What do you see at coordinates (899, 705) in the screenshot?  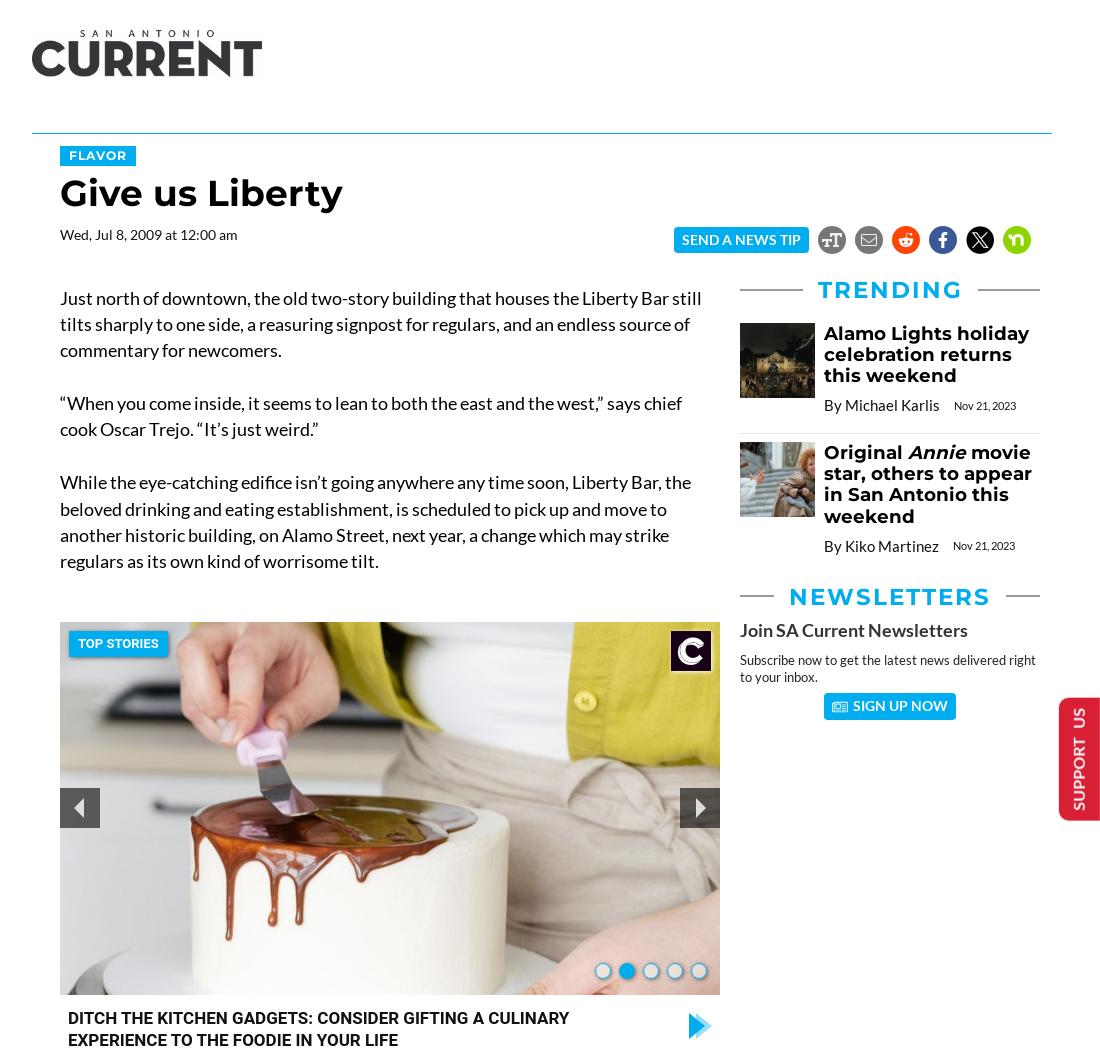 I see `'Sign Up Now'` at bounding box center [899, 705].